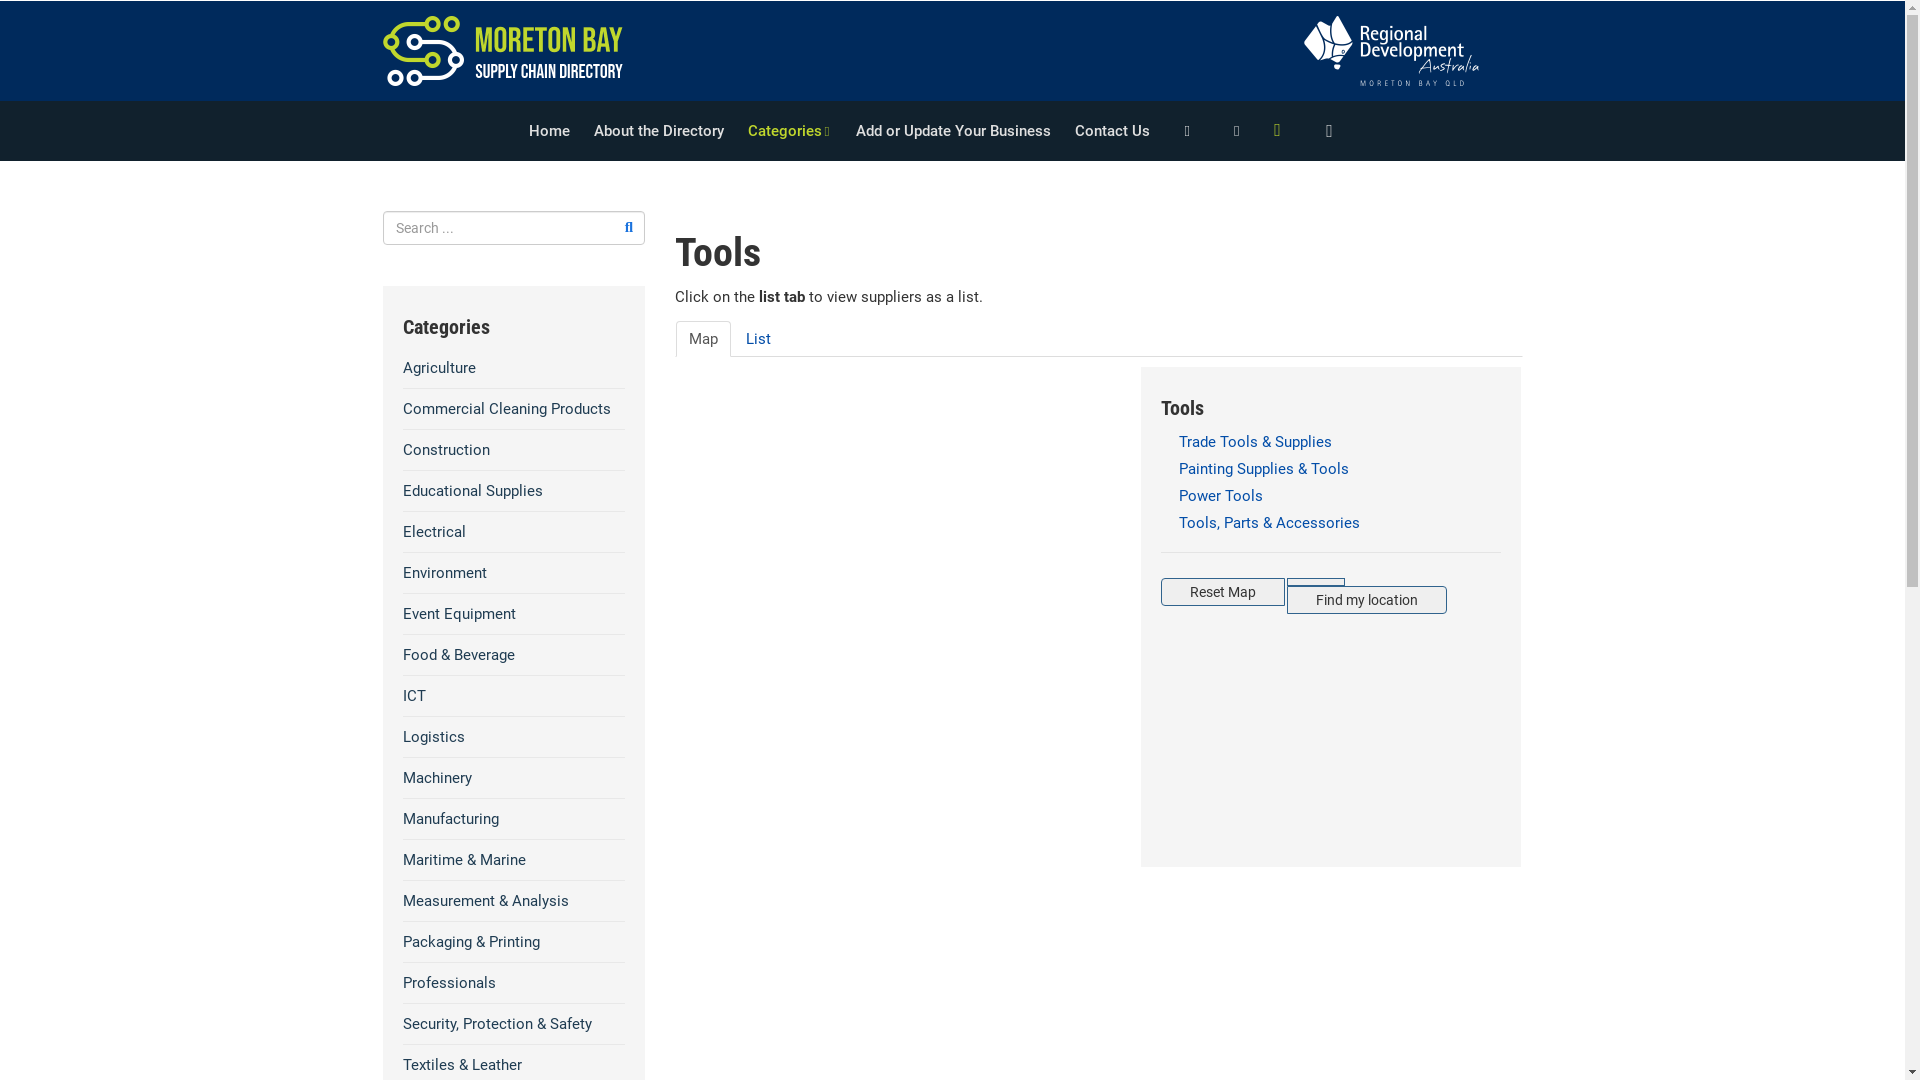 This screenshot has height=1080, width=1920. Describe the element at coordinates (676, 338) in the screenshot. I see `'Map'` at that location.